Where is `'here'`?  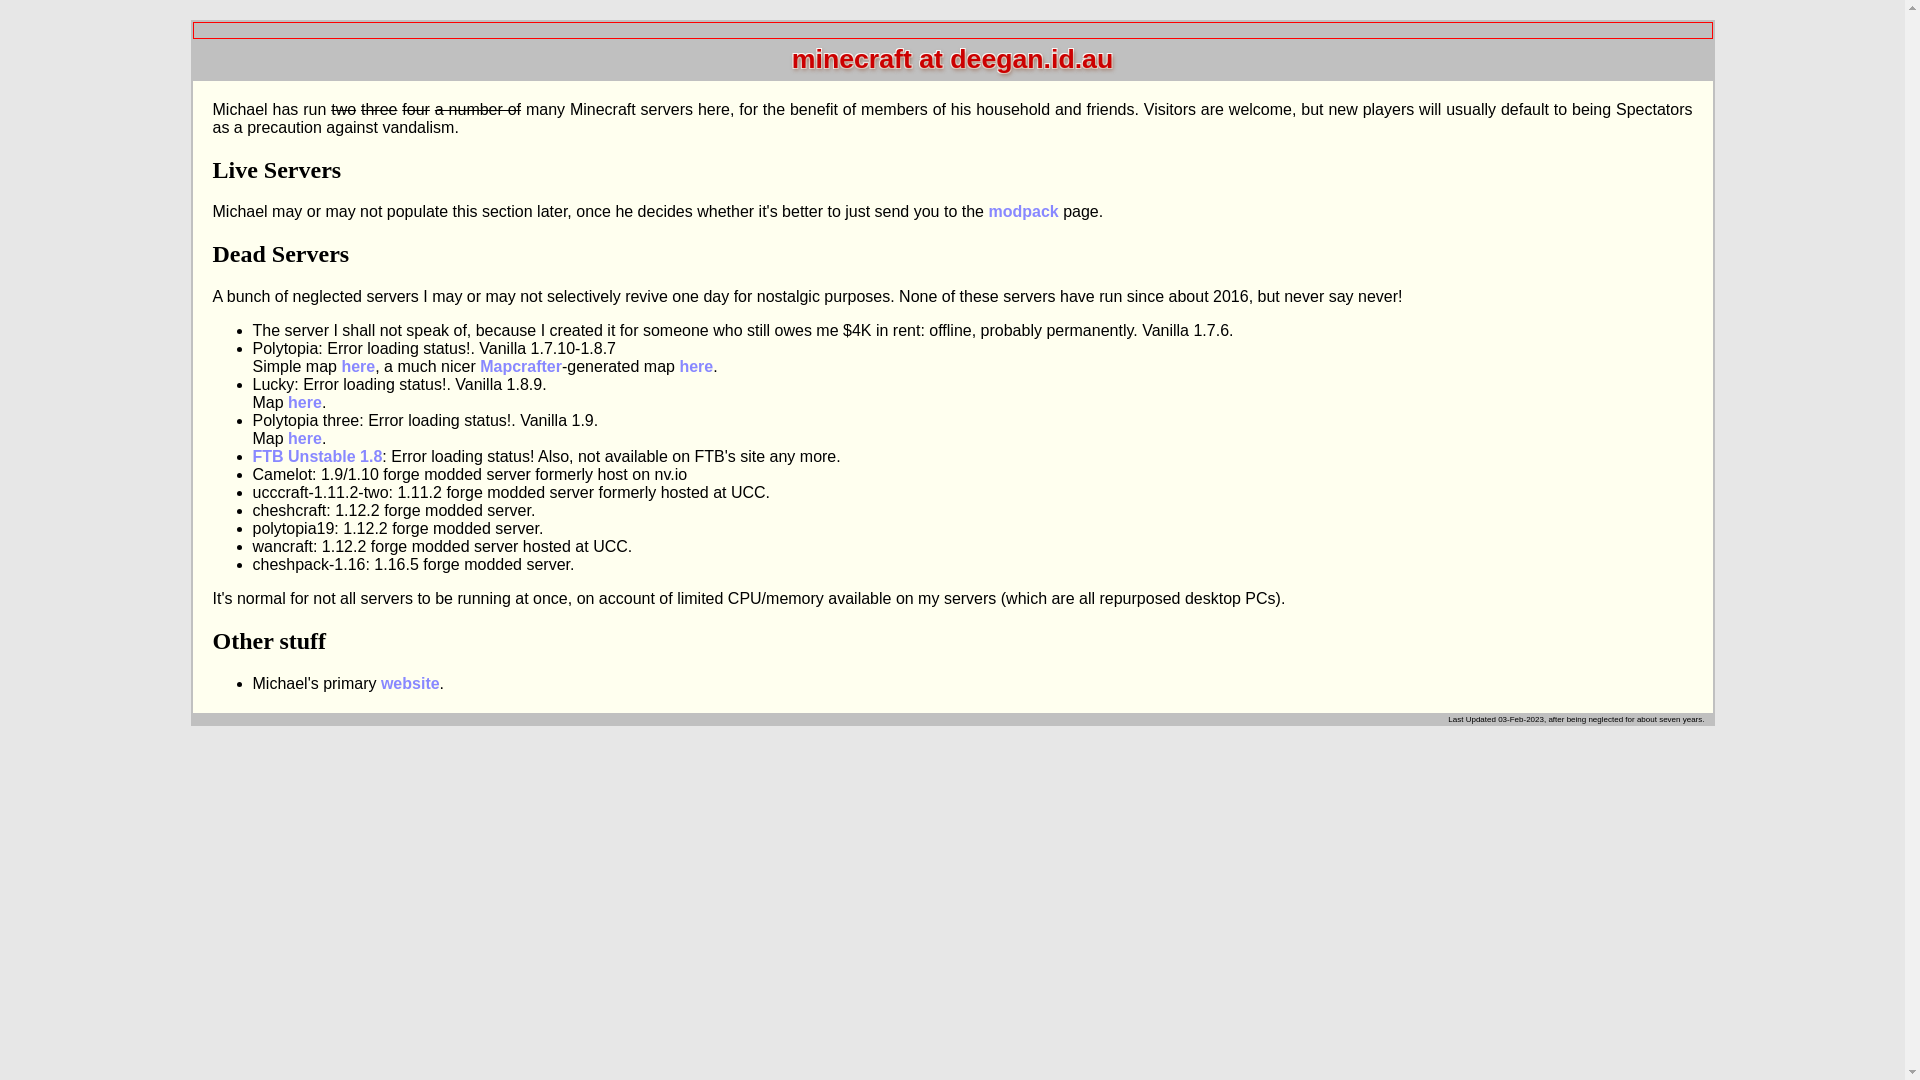 'here' is located at coordinates (304, 402).